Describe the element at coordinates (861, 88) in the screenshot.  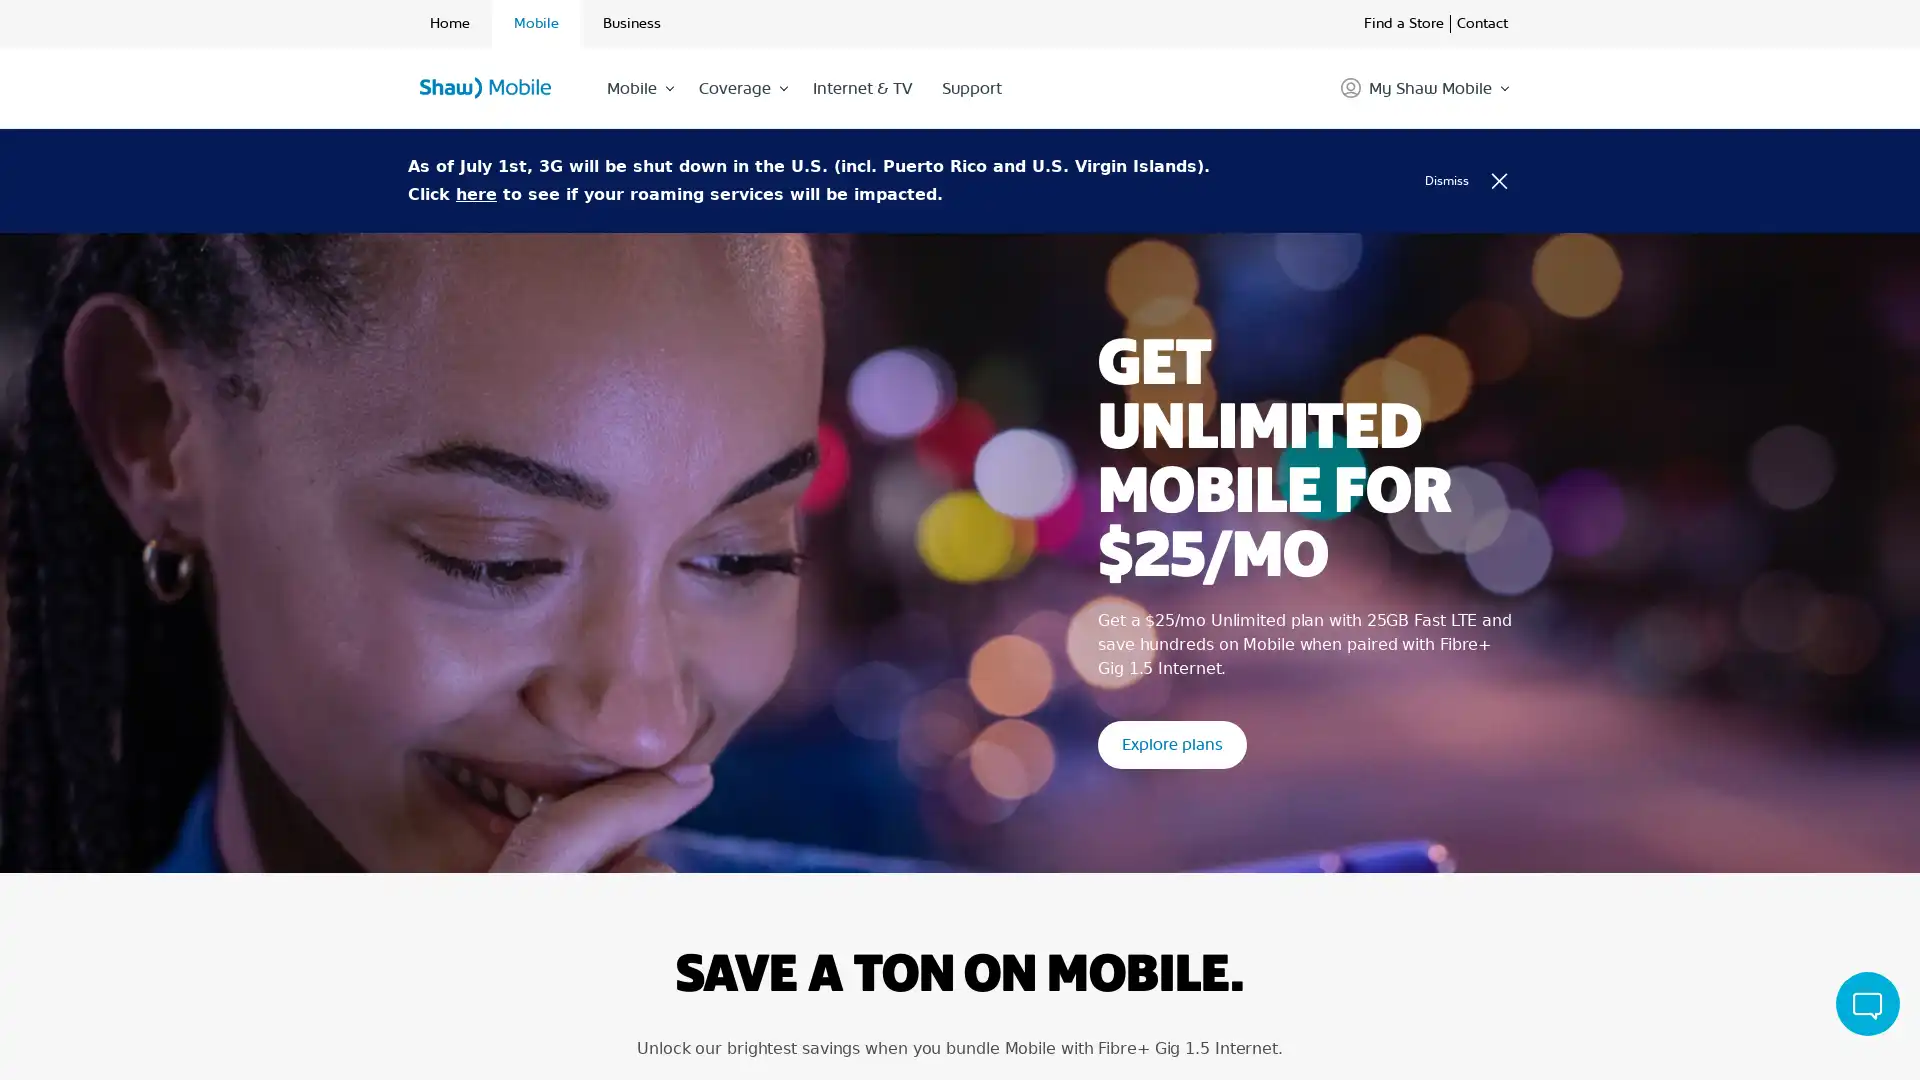
I see `Internet & TV` at that location.